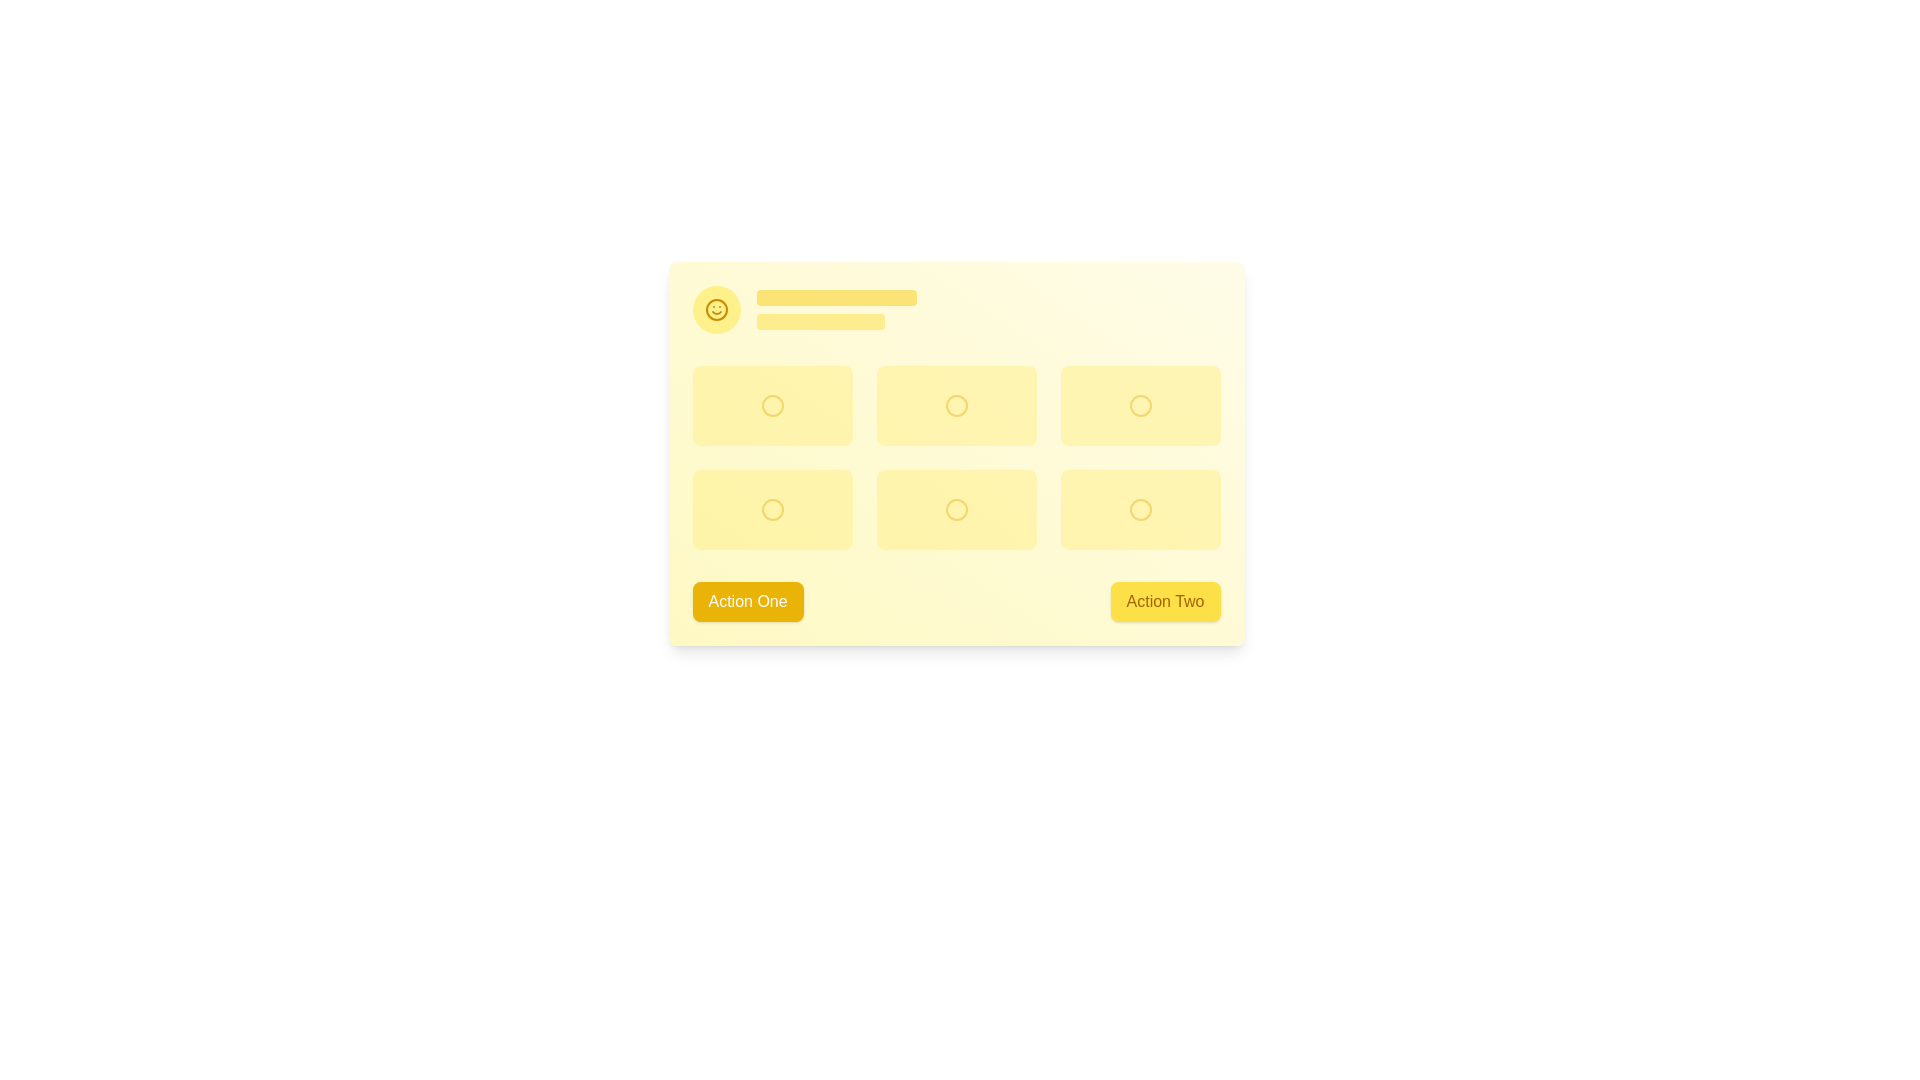 The image size is (1920, 1080). What do you see at coordinates (771, 508) in the screenshot?
I see `the yellow rectangular card with rounded corners and a centered icon, which is the first card in the second row of a grid layout` at bounding box center [771, 508].